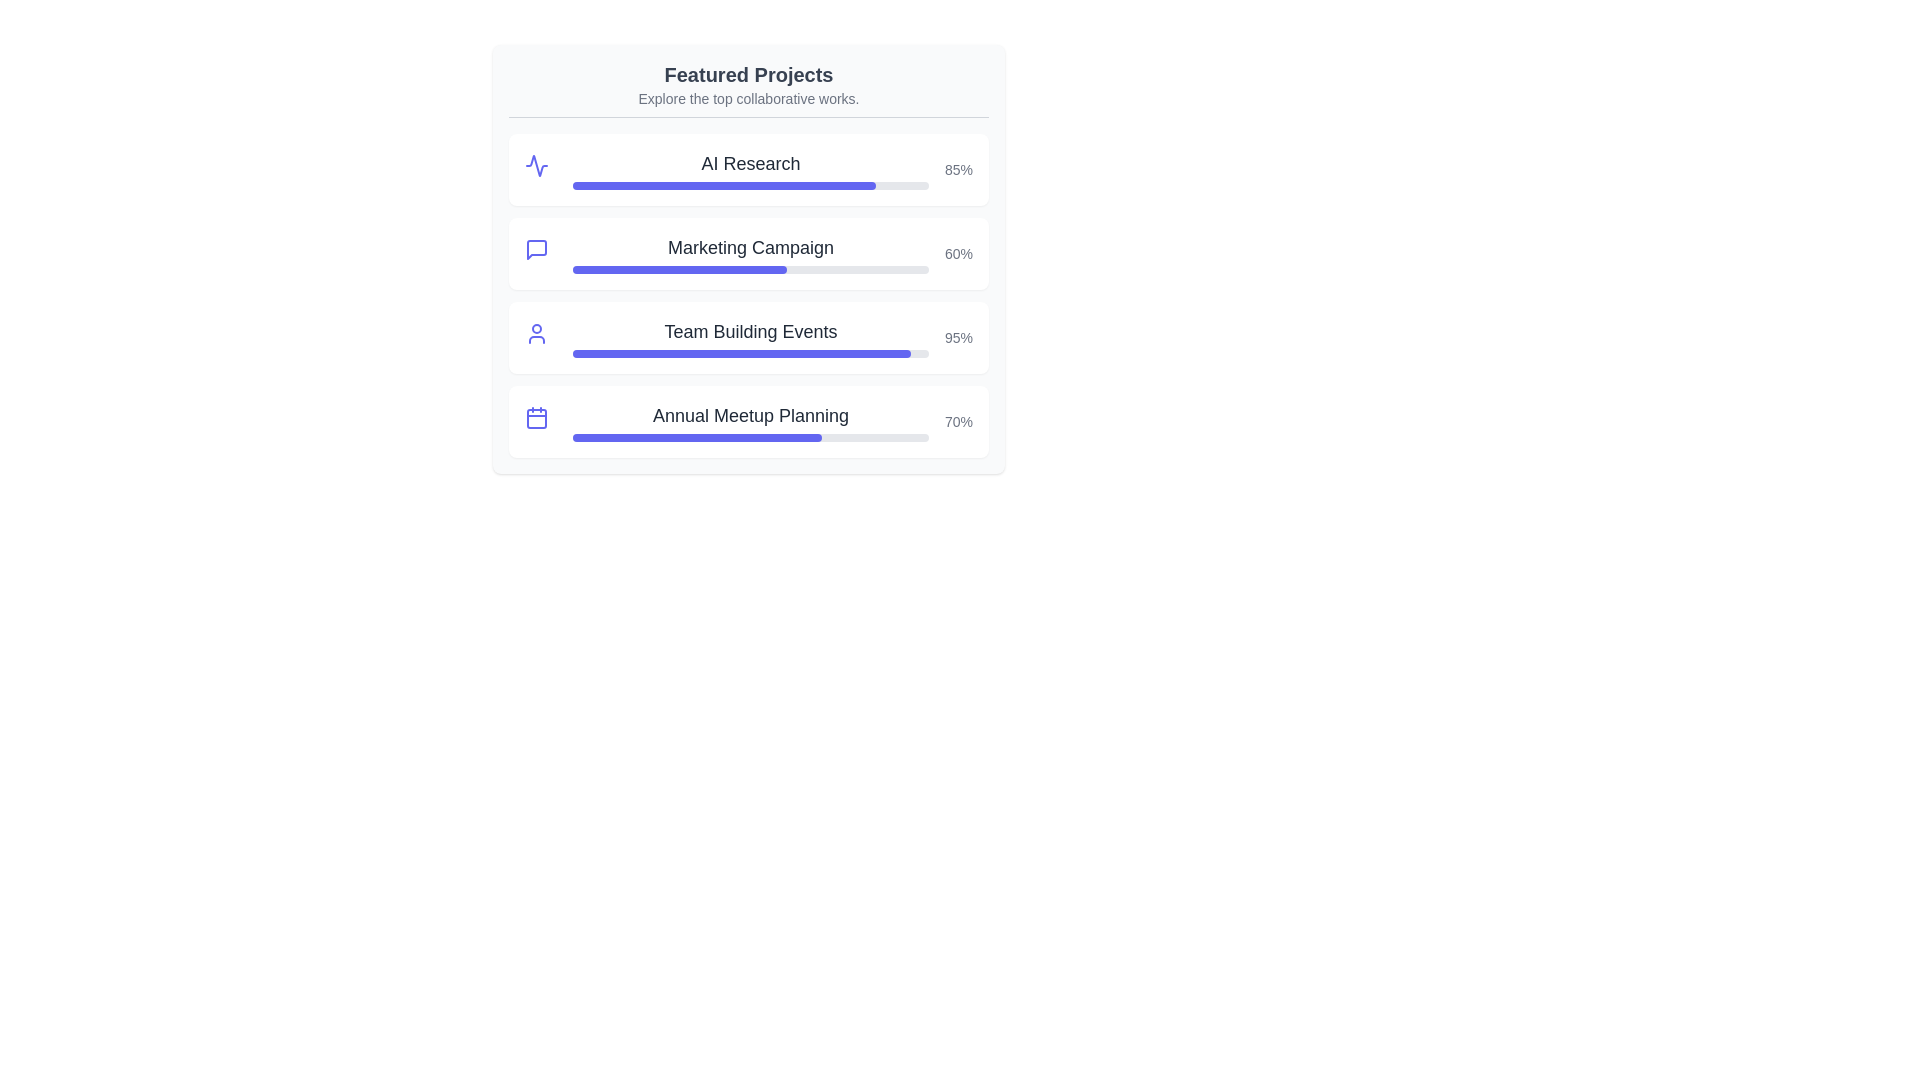 This screenshot has height=1080, width=1920. I want to click on the project icon for Marketing Campaign to reveal additional information, so click(541, 253).